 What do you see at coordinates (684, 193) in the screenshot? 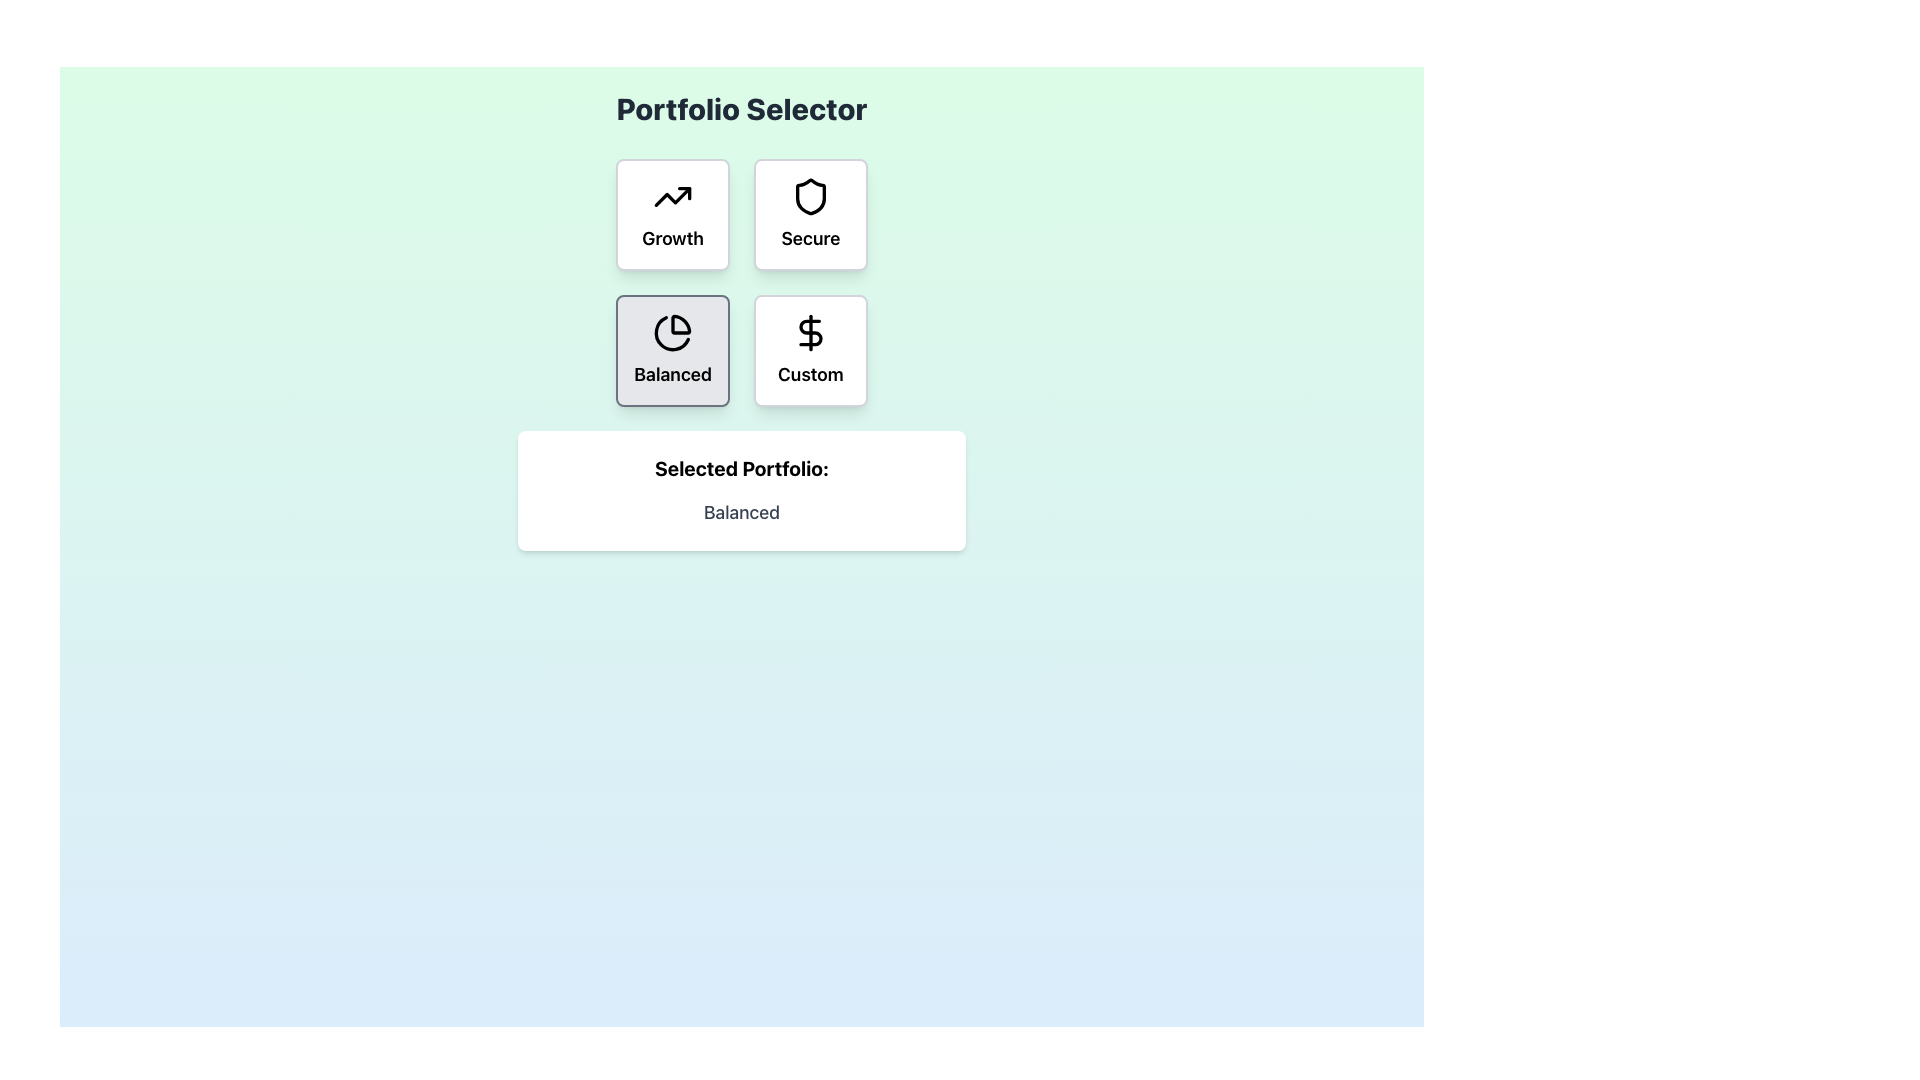
I see `the visual changes in the 'Growth' option by hovering over the topmost stroke of the diagonal line within the upward trend chart icon located in the top-left corner of the menu grid under 'Portfolio Selector.'` at bounding box center [684, 193].